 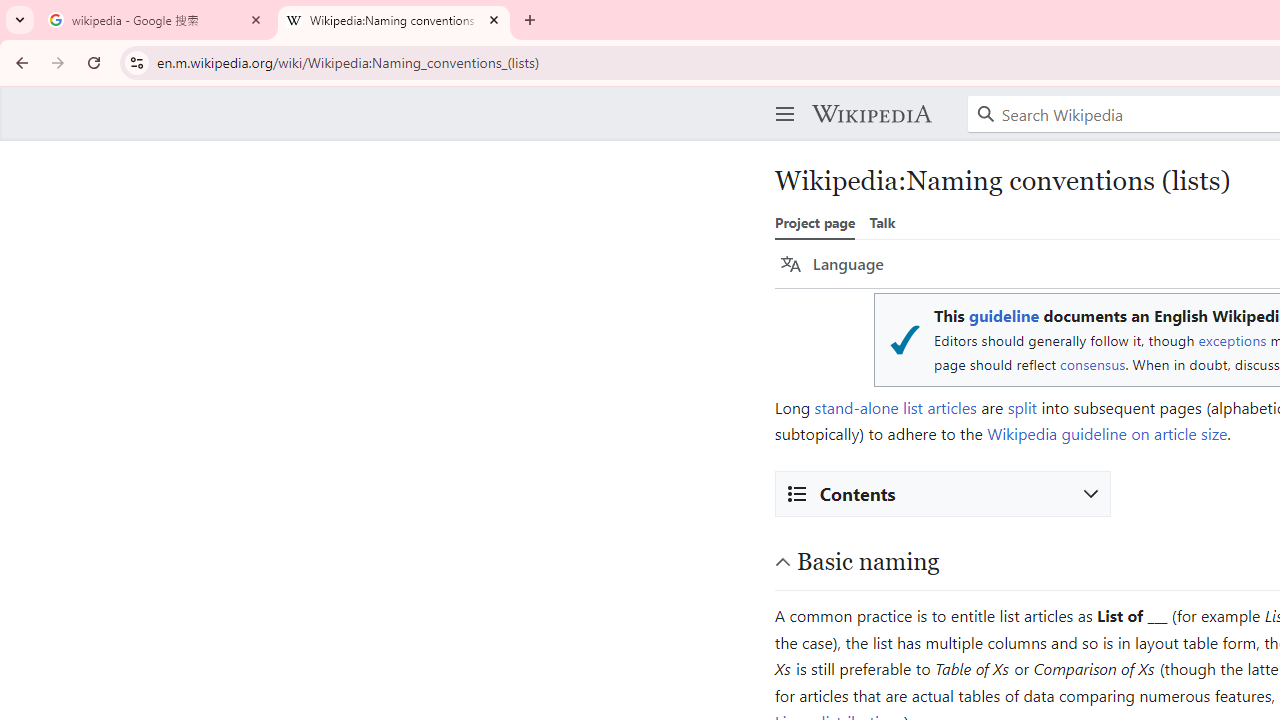 I want to click on 'split', so click(x=1022, y=406).